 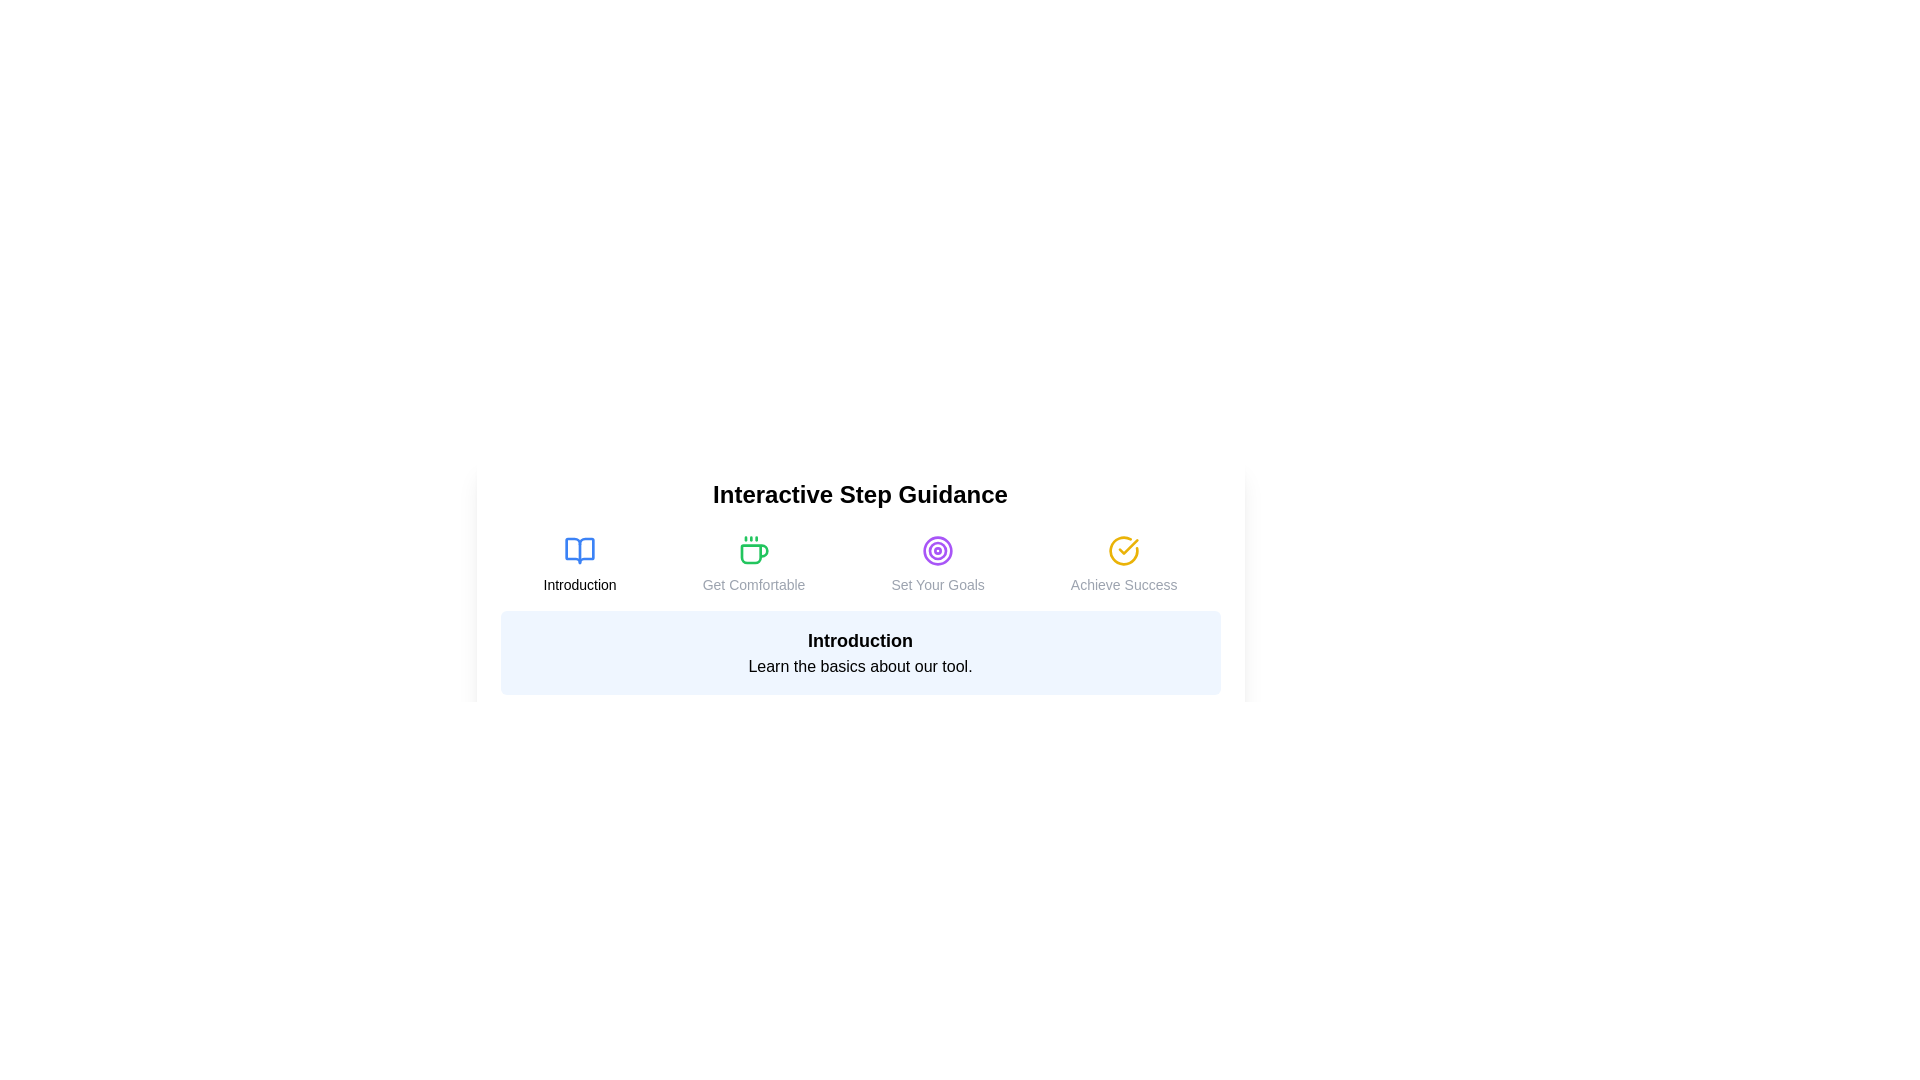 I want to click on the second concentric circle within the multi-layered SVG icon, which serves as a decorative layer representing a target or focus visual metaphor, so click(x=937, y=551).